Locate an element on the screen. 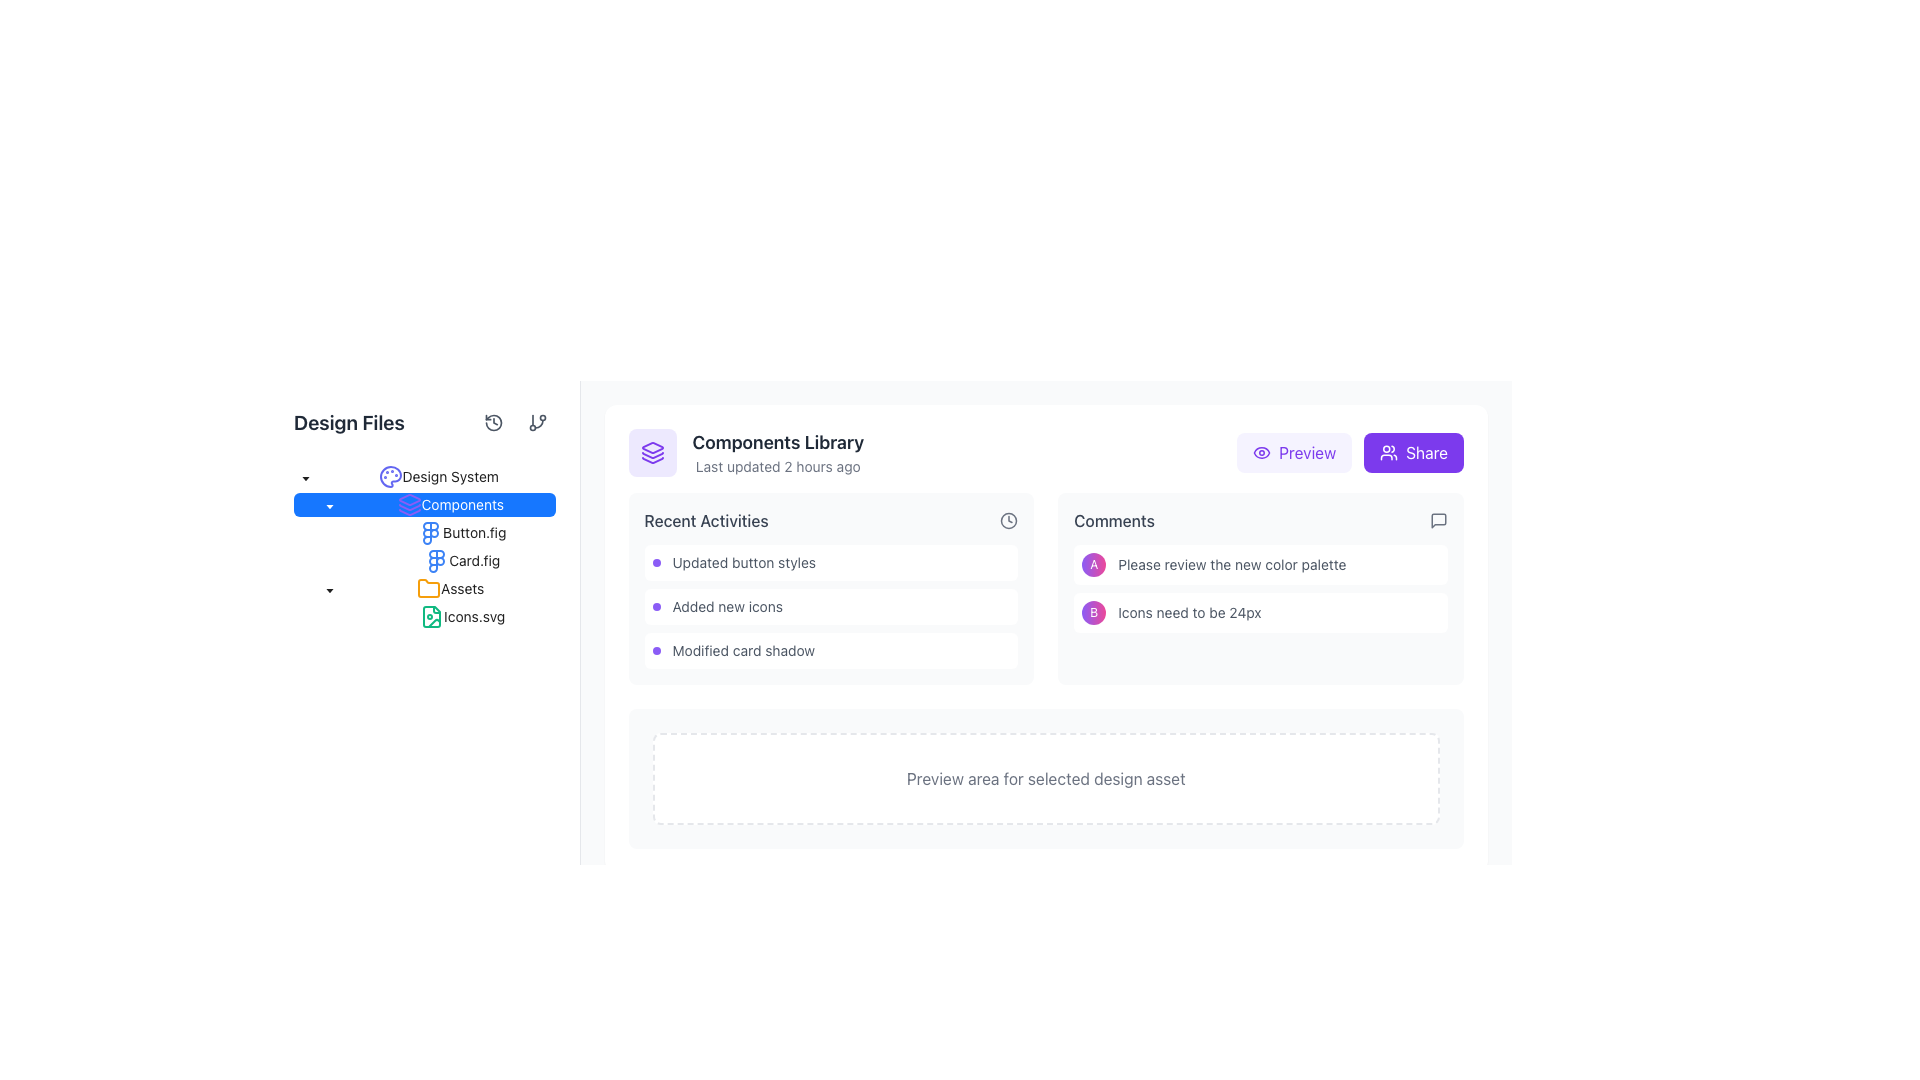 This screenshot has height=1080, width=1920. the eye icon within the purple 'Preview' button located at the upper right of the main content area to initiate the preview action is located at coordinates (1261, 452).